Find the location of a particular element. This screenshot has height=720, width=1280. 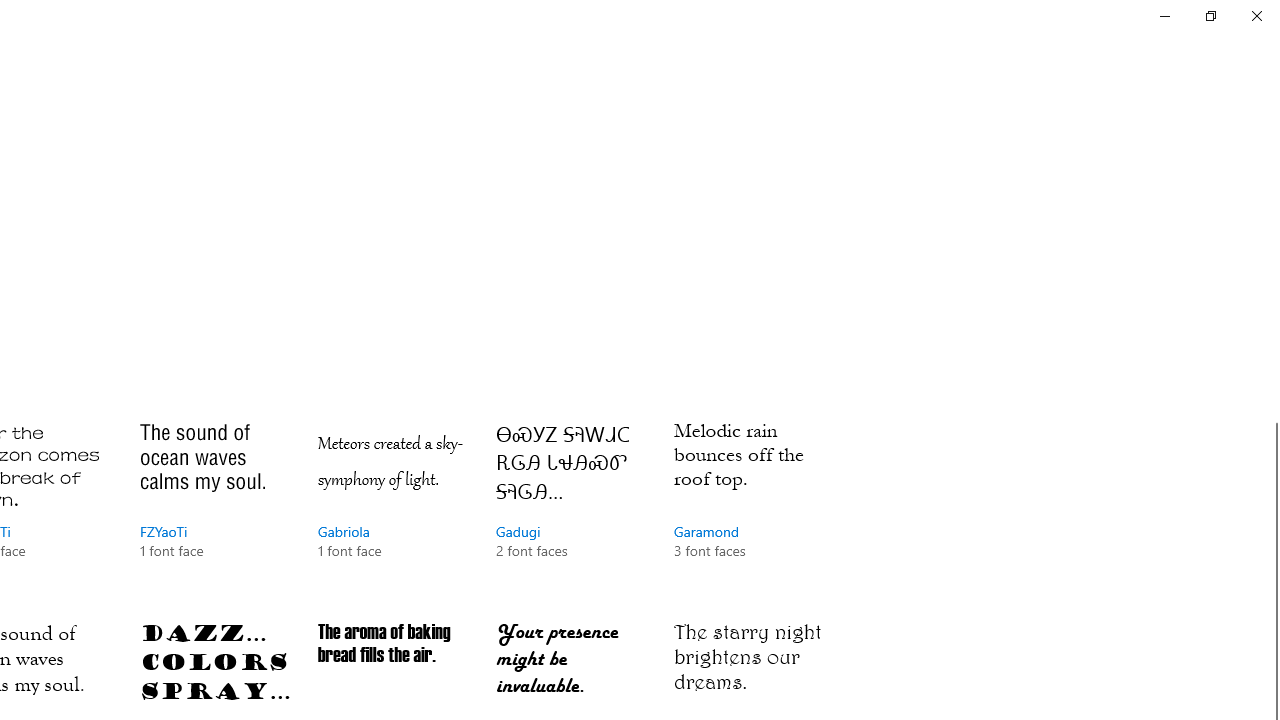

'Minimize Settings' is located at coordinates (1164, 15).